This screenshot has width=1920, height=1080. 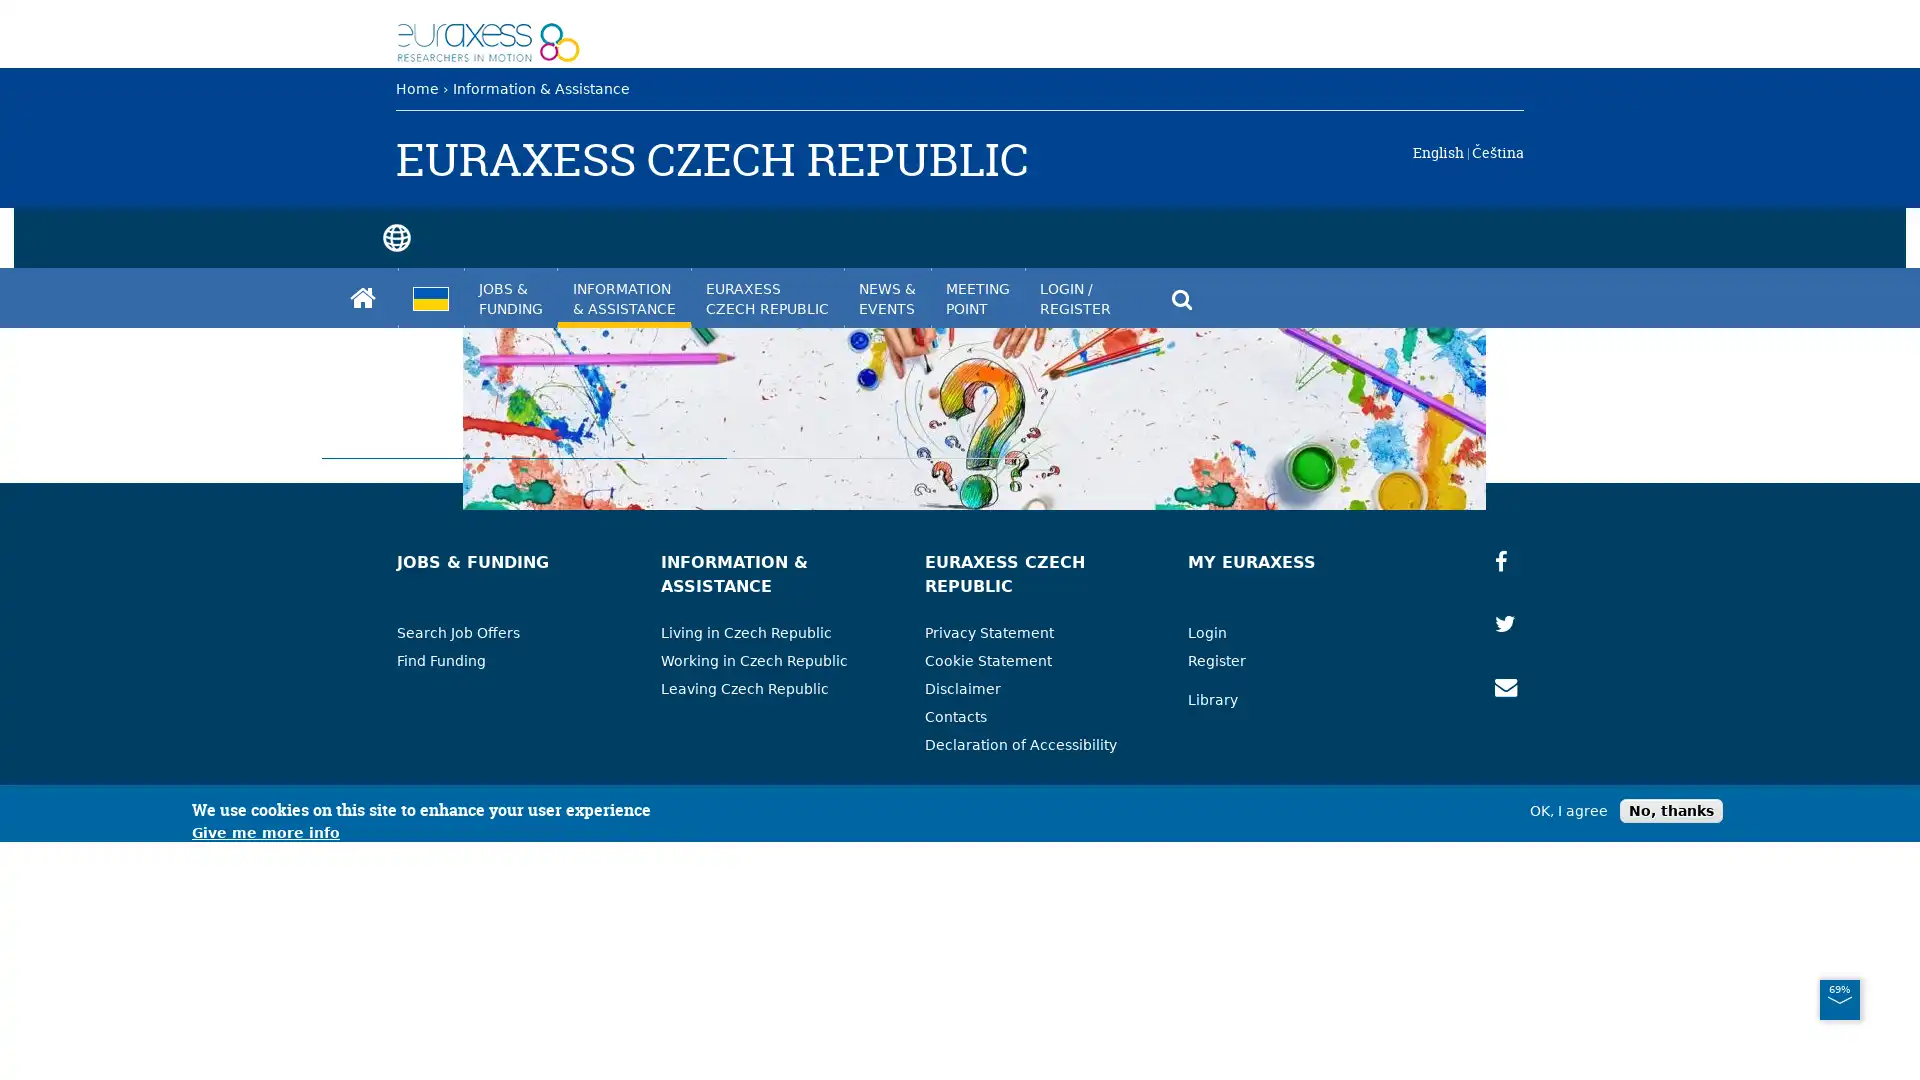 I want to click on Give me more info, so click(x=264, y=1070).